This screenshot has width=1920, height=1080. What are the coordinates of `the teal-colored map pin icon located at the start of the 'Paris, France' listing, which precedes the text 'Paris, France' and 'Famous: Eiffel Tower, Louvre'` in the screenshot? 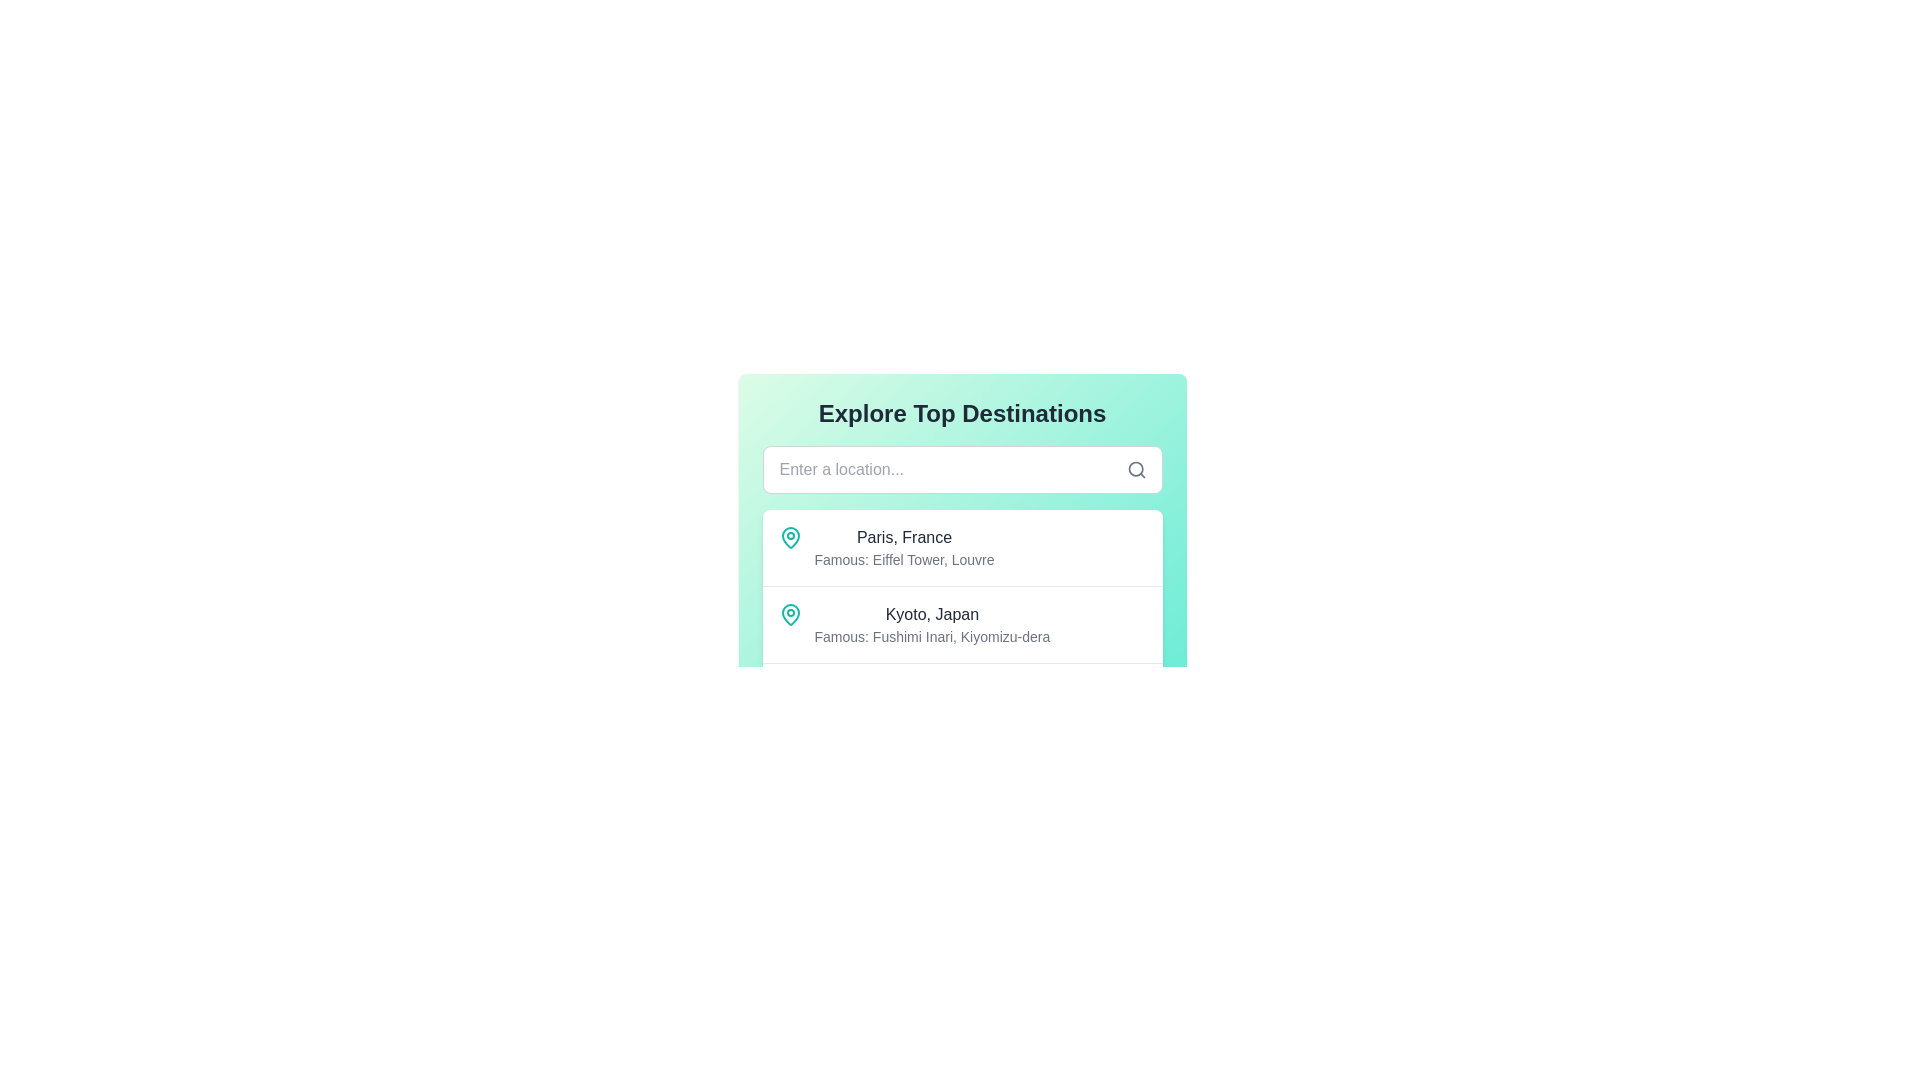 It's located at (789, 536).